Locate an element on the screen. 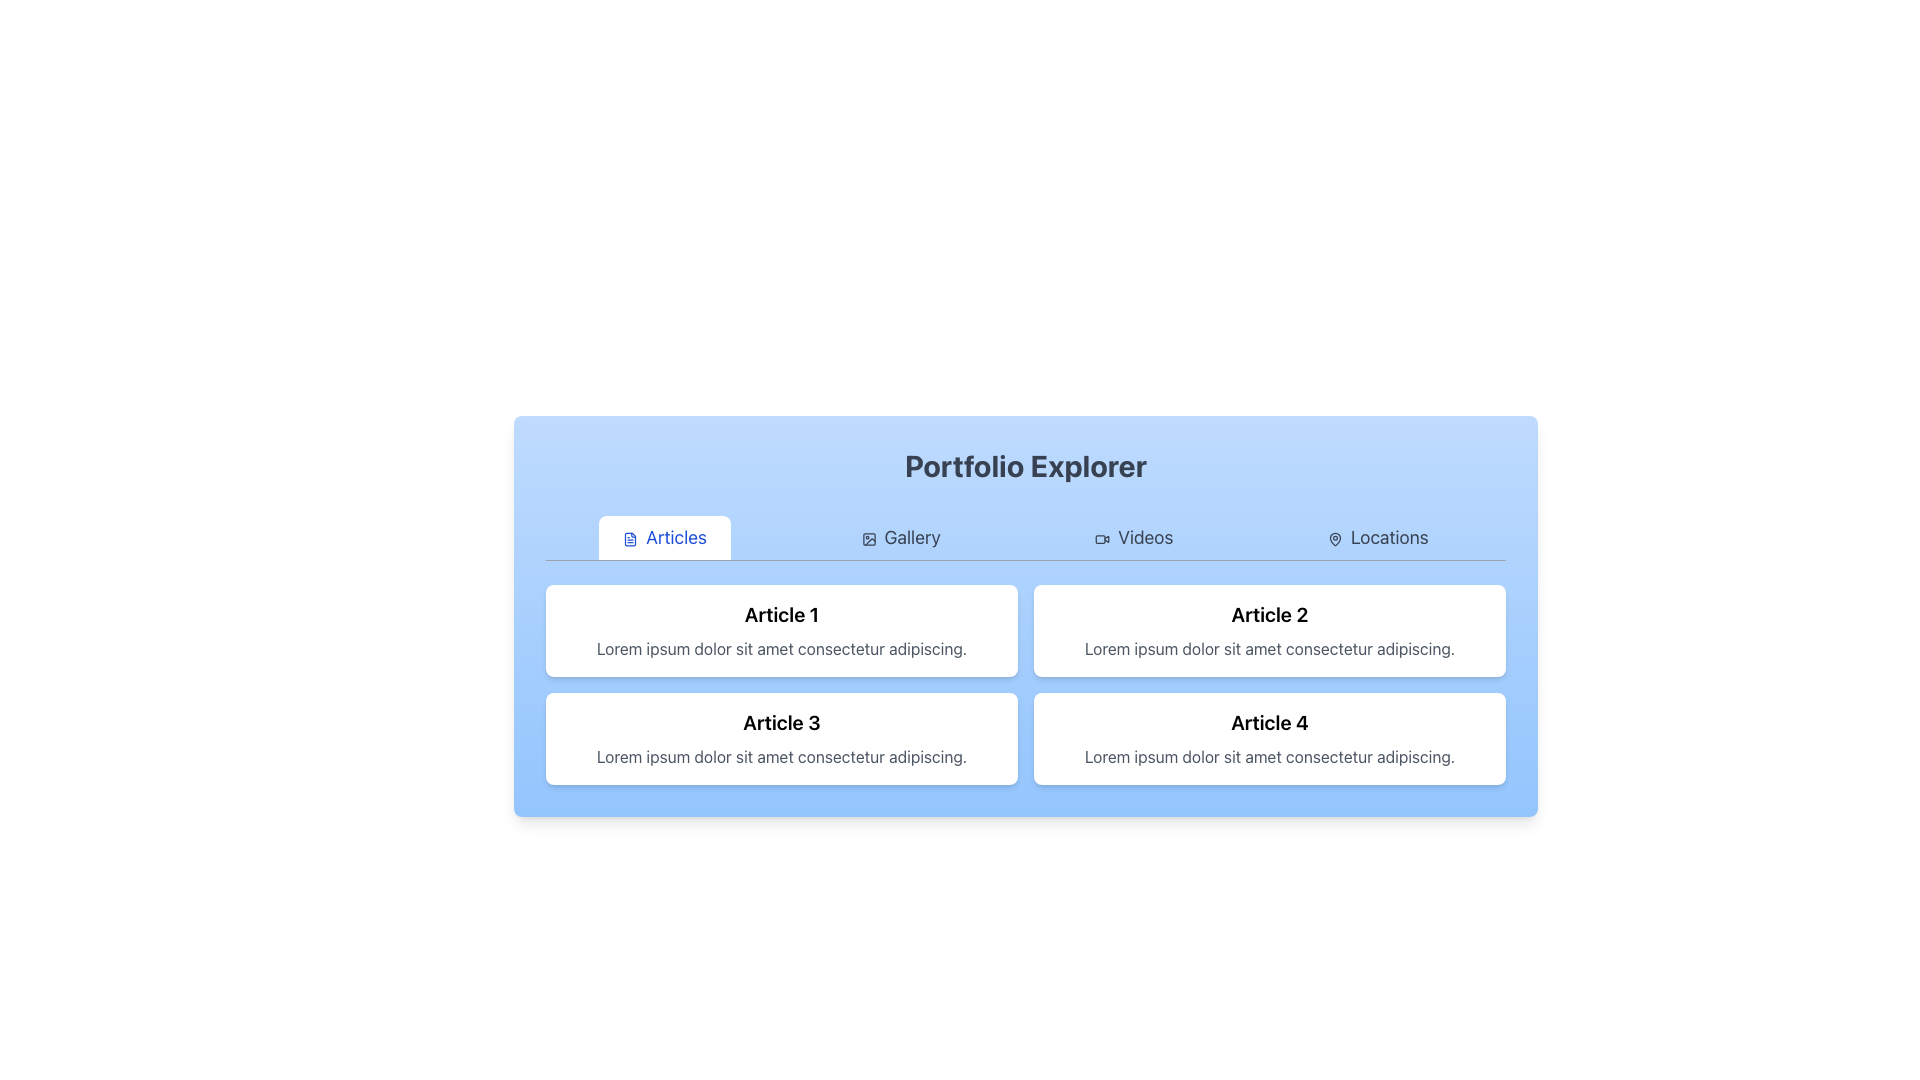  the 'Articles' tab button, which is the first tab in a horizontal navigation bar and features a document icon and blue text on a light background is located at coordinates (665, 536).